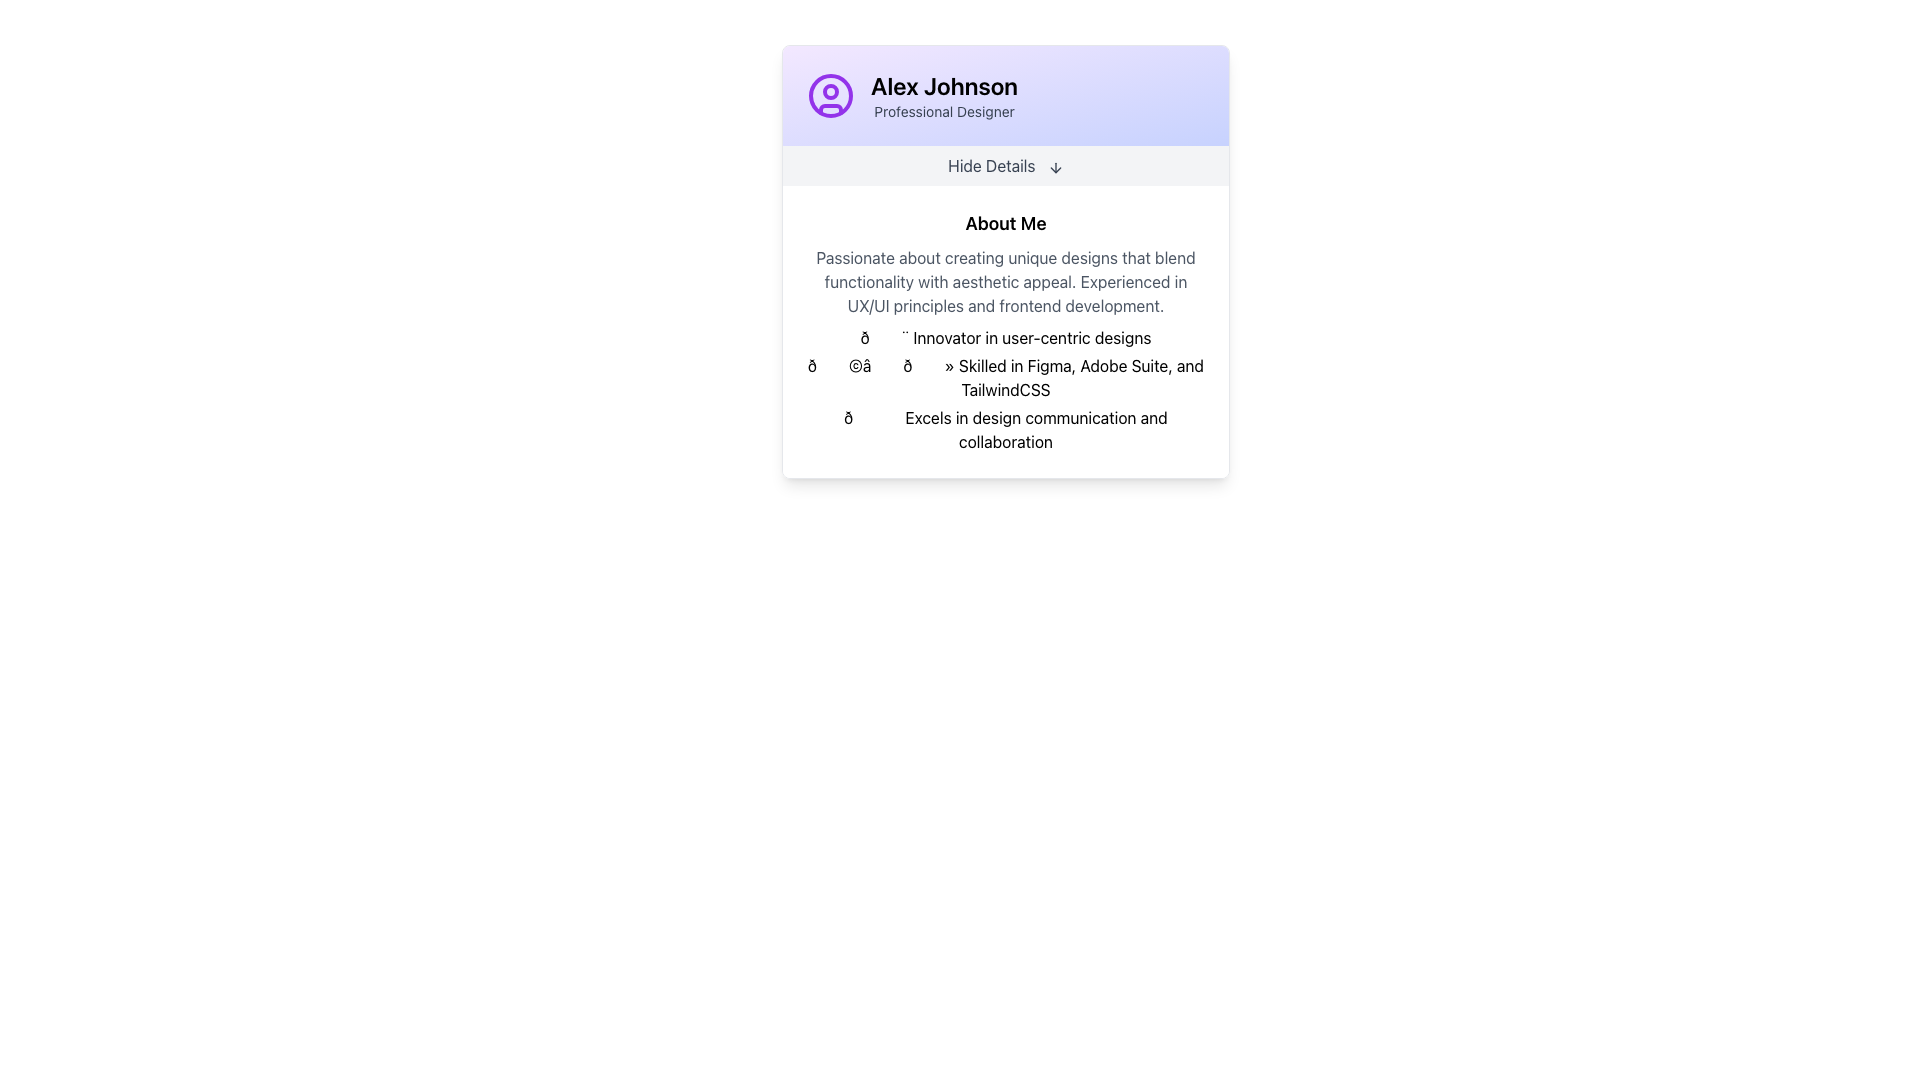 The height and width of the screenshot is (1080, 1920). What do you see at coordinates (1006, 281) in the screenshot?
I see `the gray paragraph of text that is located under the bold 'About Me' heading, which describes professional skills and interests` at bounding box center [1006, 281].